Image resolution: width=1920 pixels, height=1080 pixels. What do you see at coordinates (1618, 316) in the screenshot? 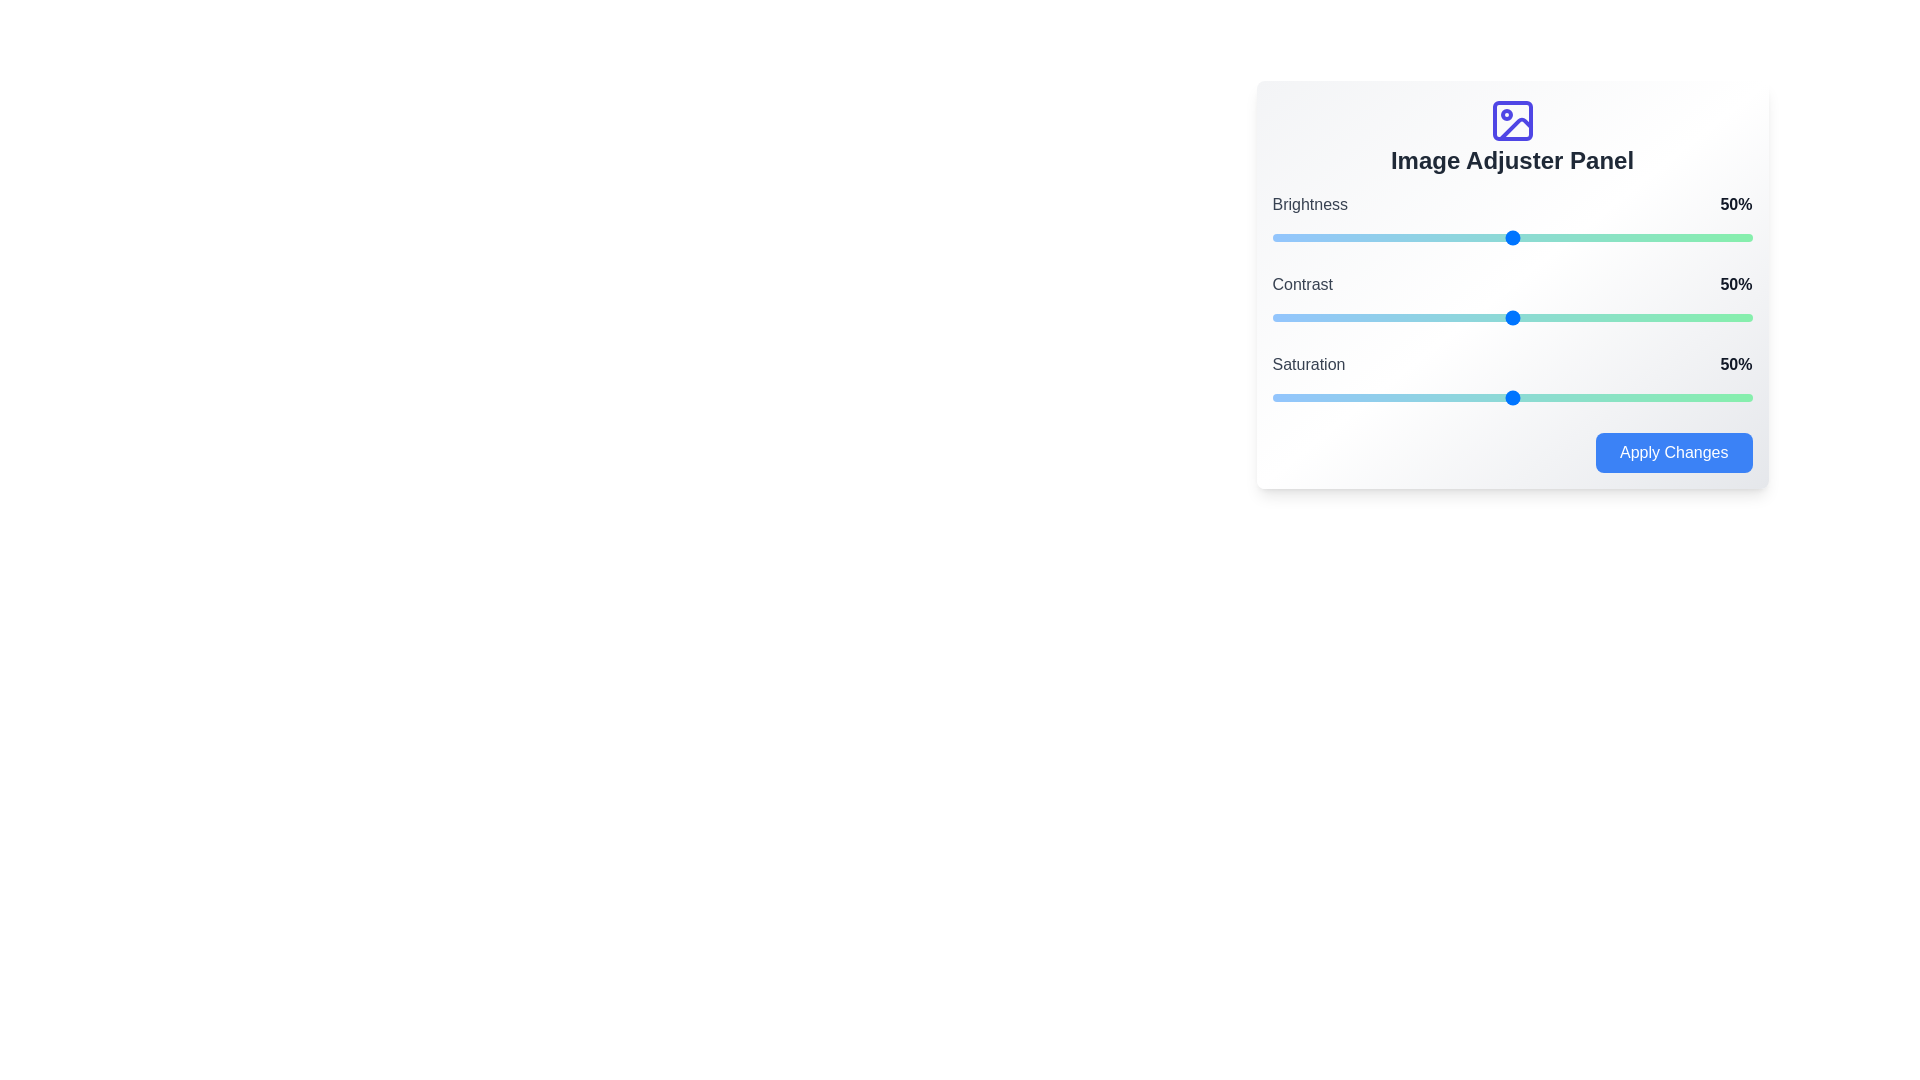
I see `the contrast slider to 72%` at bounding box center [1618, 316].